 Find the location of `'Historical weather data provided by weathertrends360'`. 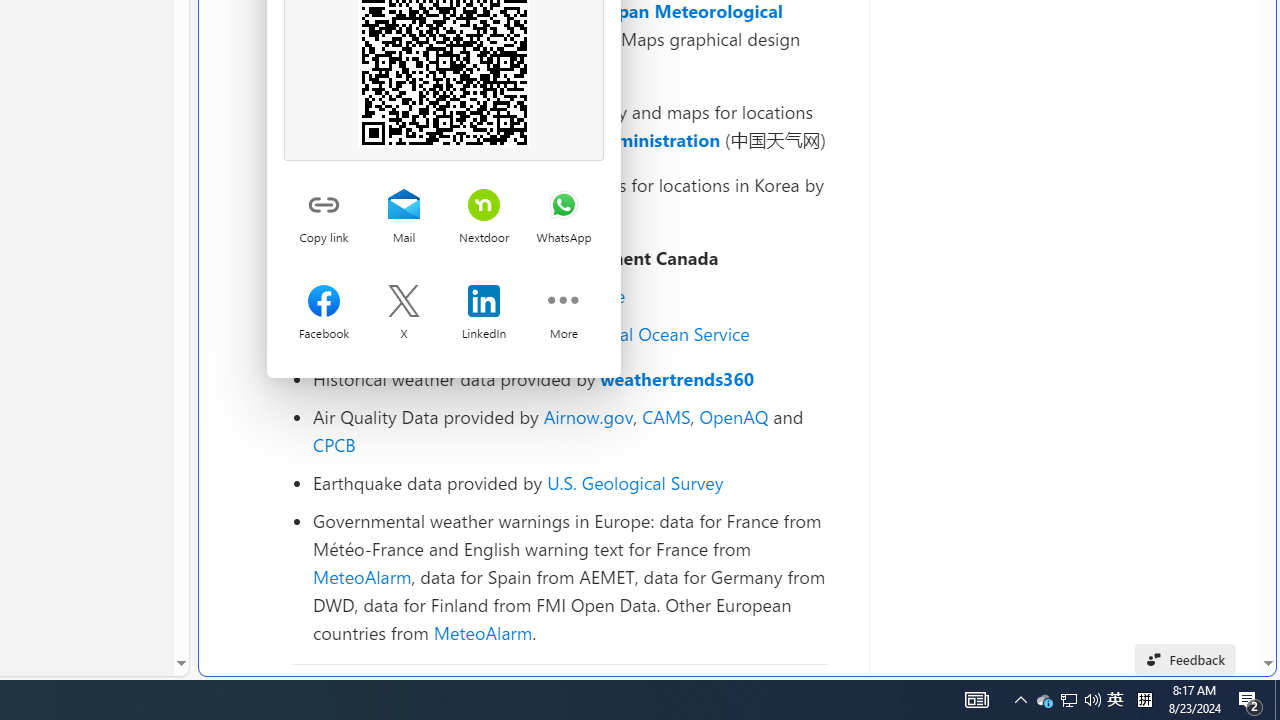

'Historical weather data provided by weathertrends360' is located at coordinates (569, 379).